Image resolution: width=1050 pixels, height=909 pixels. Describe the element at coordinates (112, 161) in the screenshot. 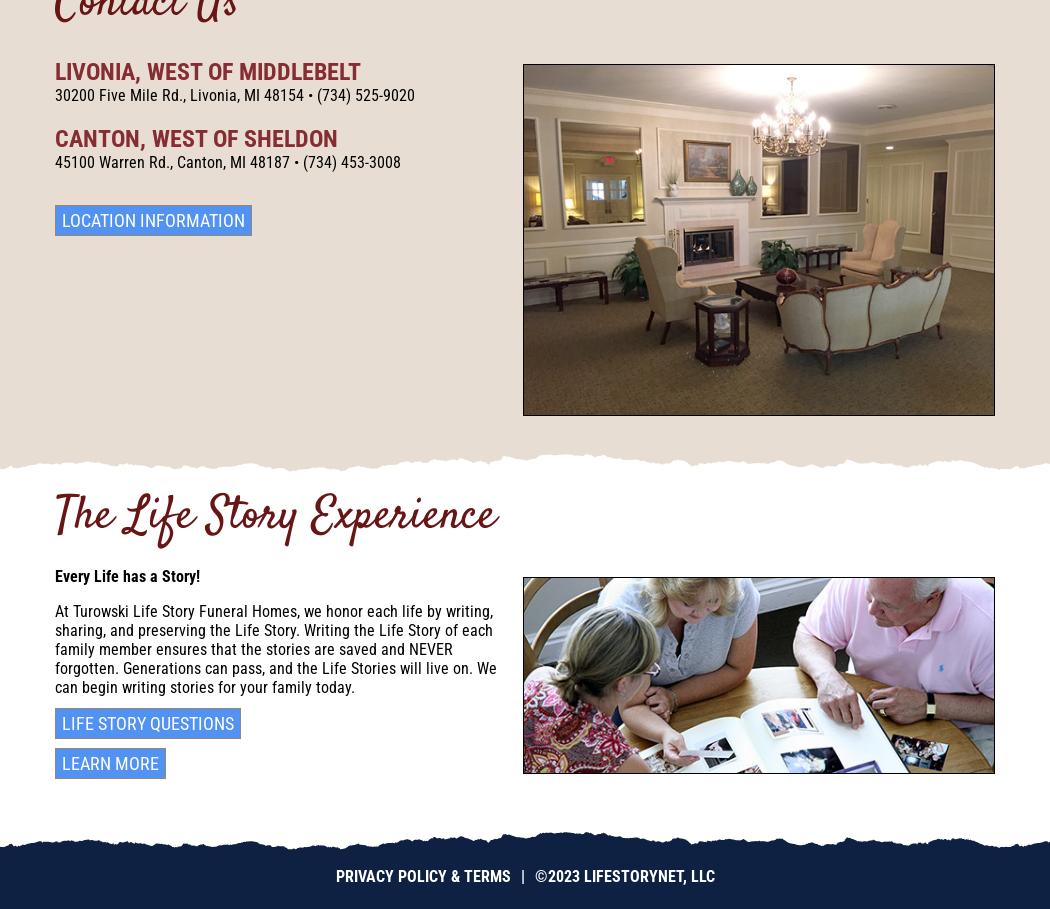

I see `'45100 Warren Rd.'` at that location.